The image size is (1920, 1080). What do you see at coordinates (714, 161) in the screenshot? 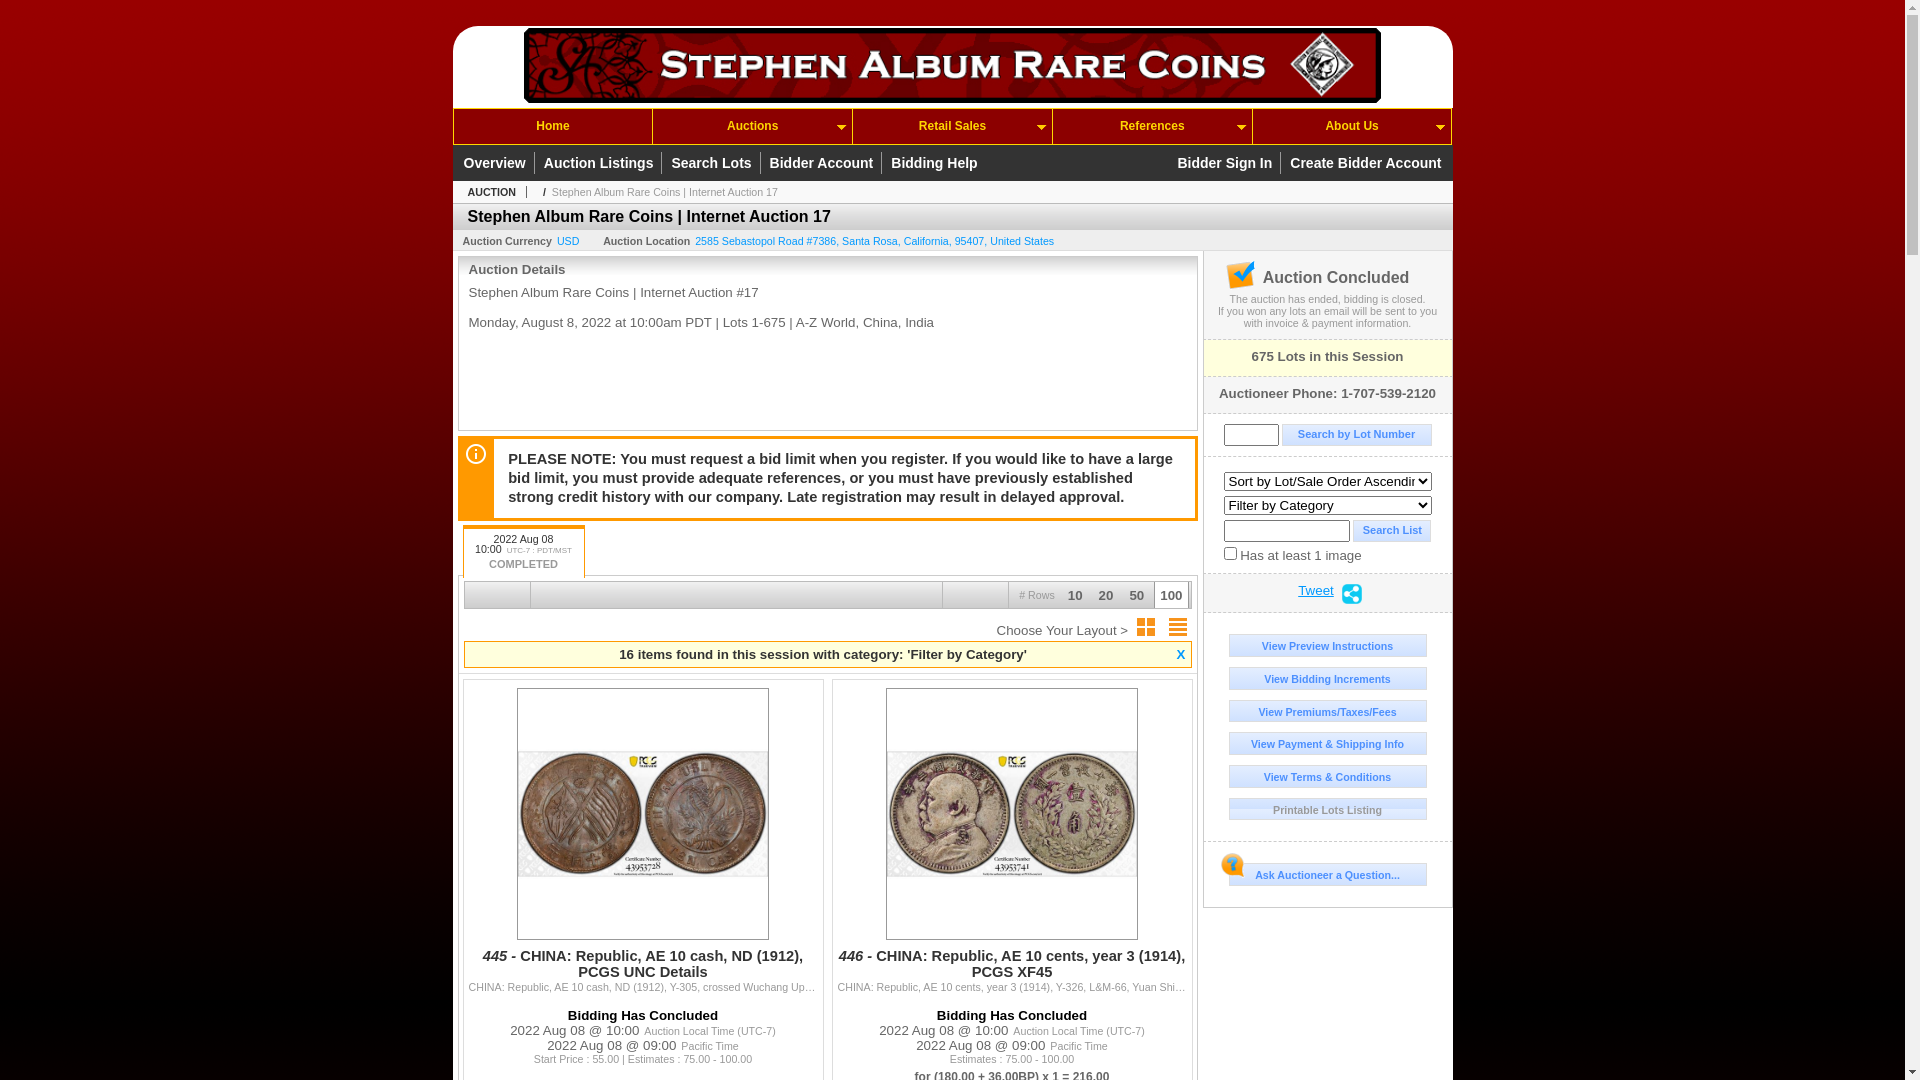
I see `'Search Lots'` at bounding box center [714, 161].